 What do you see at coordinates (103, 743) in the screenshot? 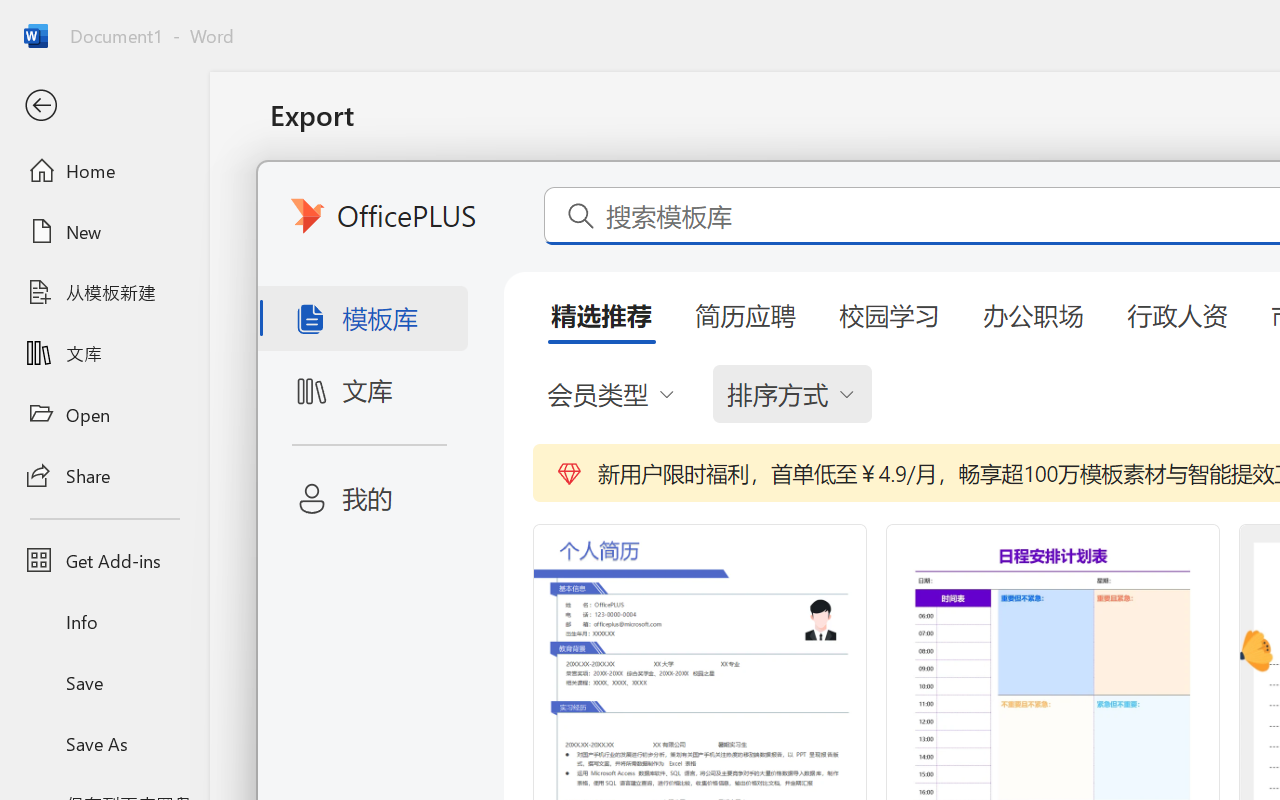
I see `'Save As'` at bounding box center [103, 743].